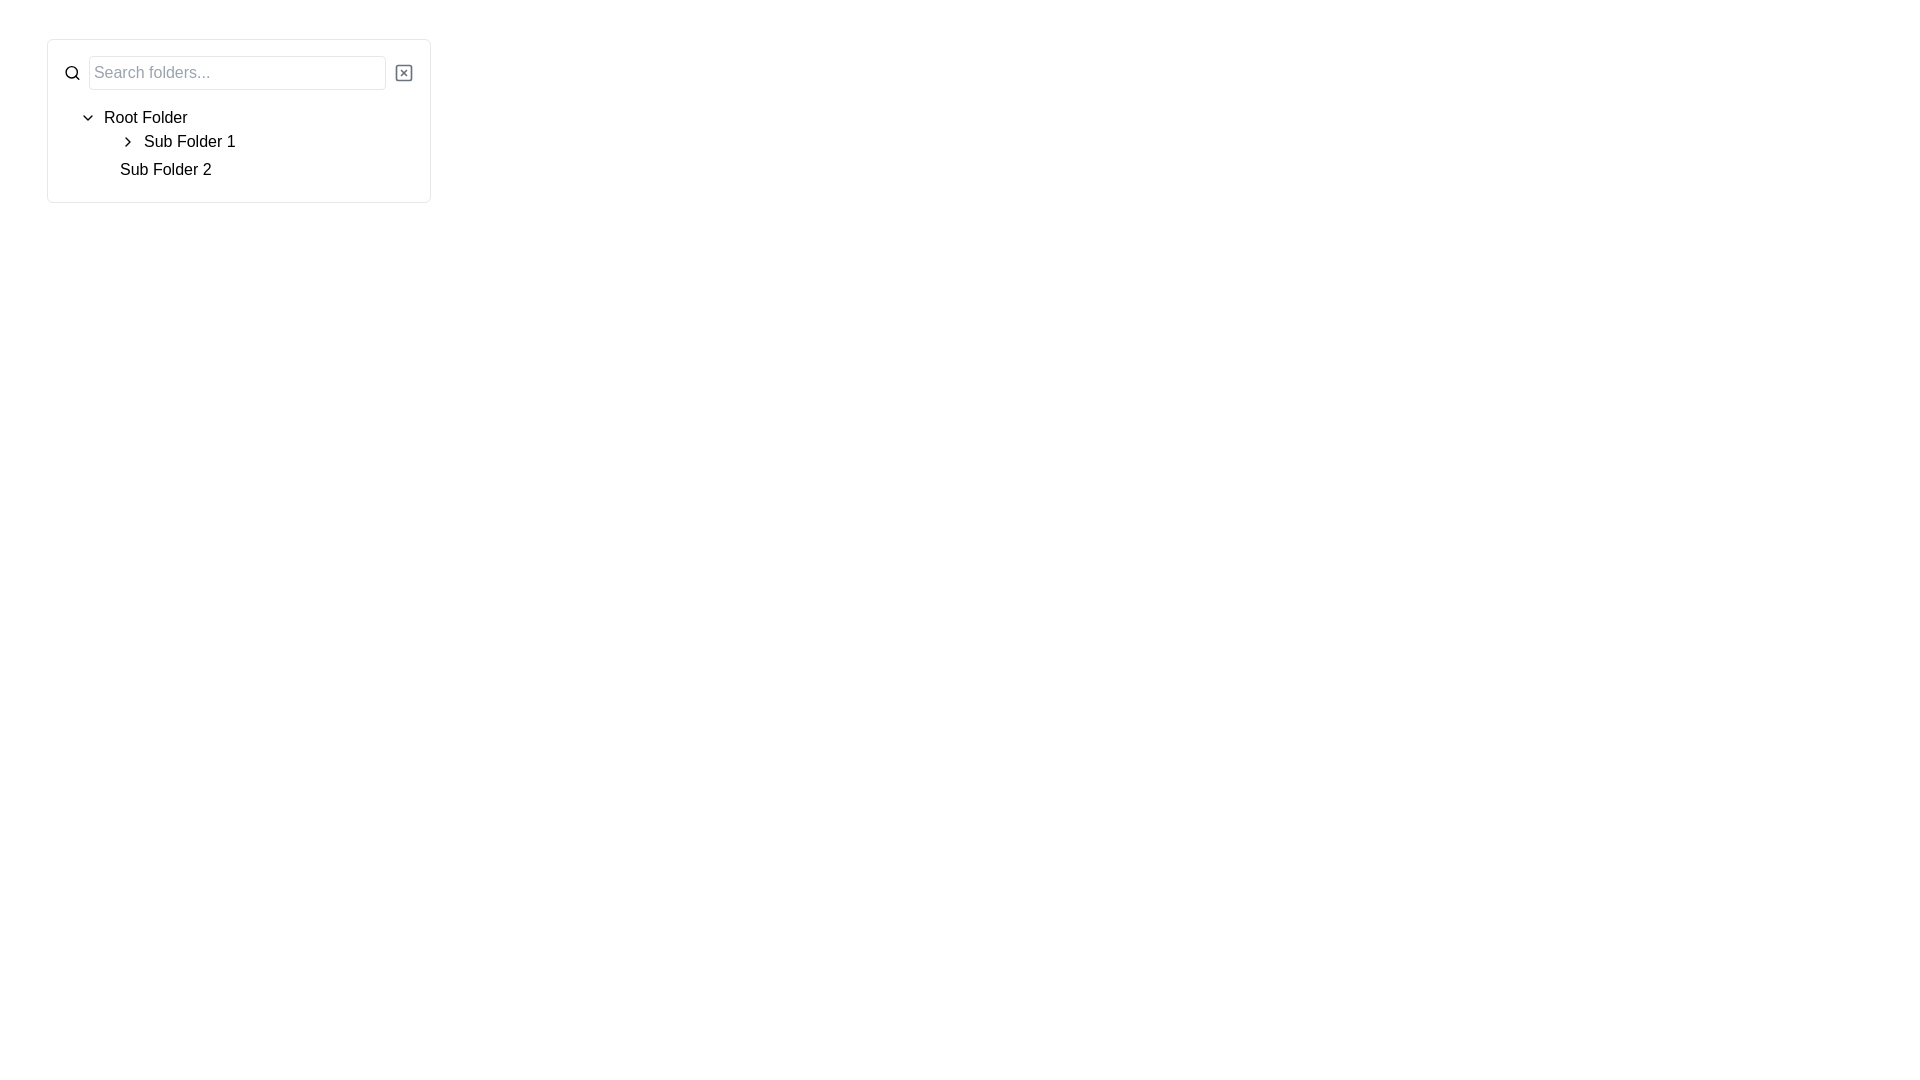 Image resolution: width=1920 pixels, height=1080 pixels. What do you see at coordinates (86, 118) in the screenshot?
I see `the toggle icon` at bounding box center [86, 118].